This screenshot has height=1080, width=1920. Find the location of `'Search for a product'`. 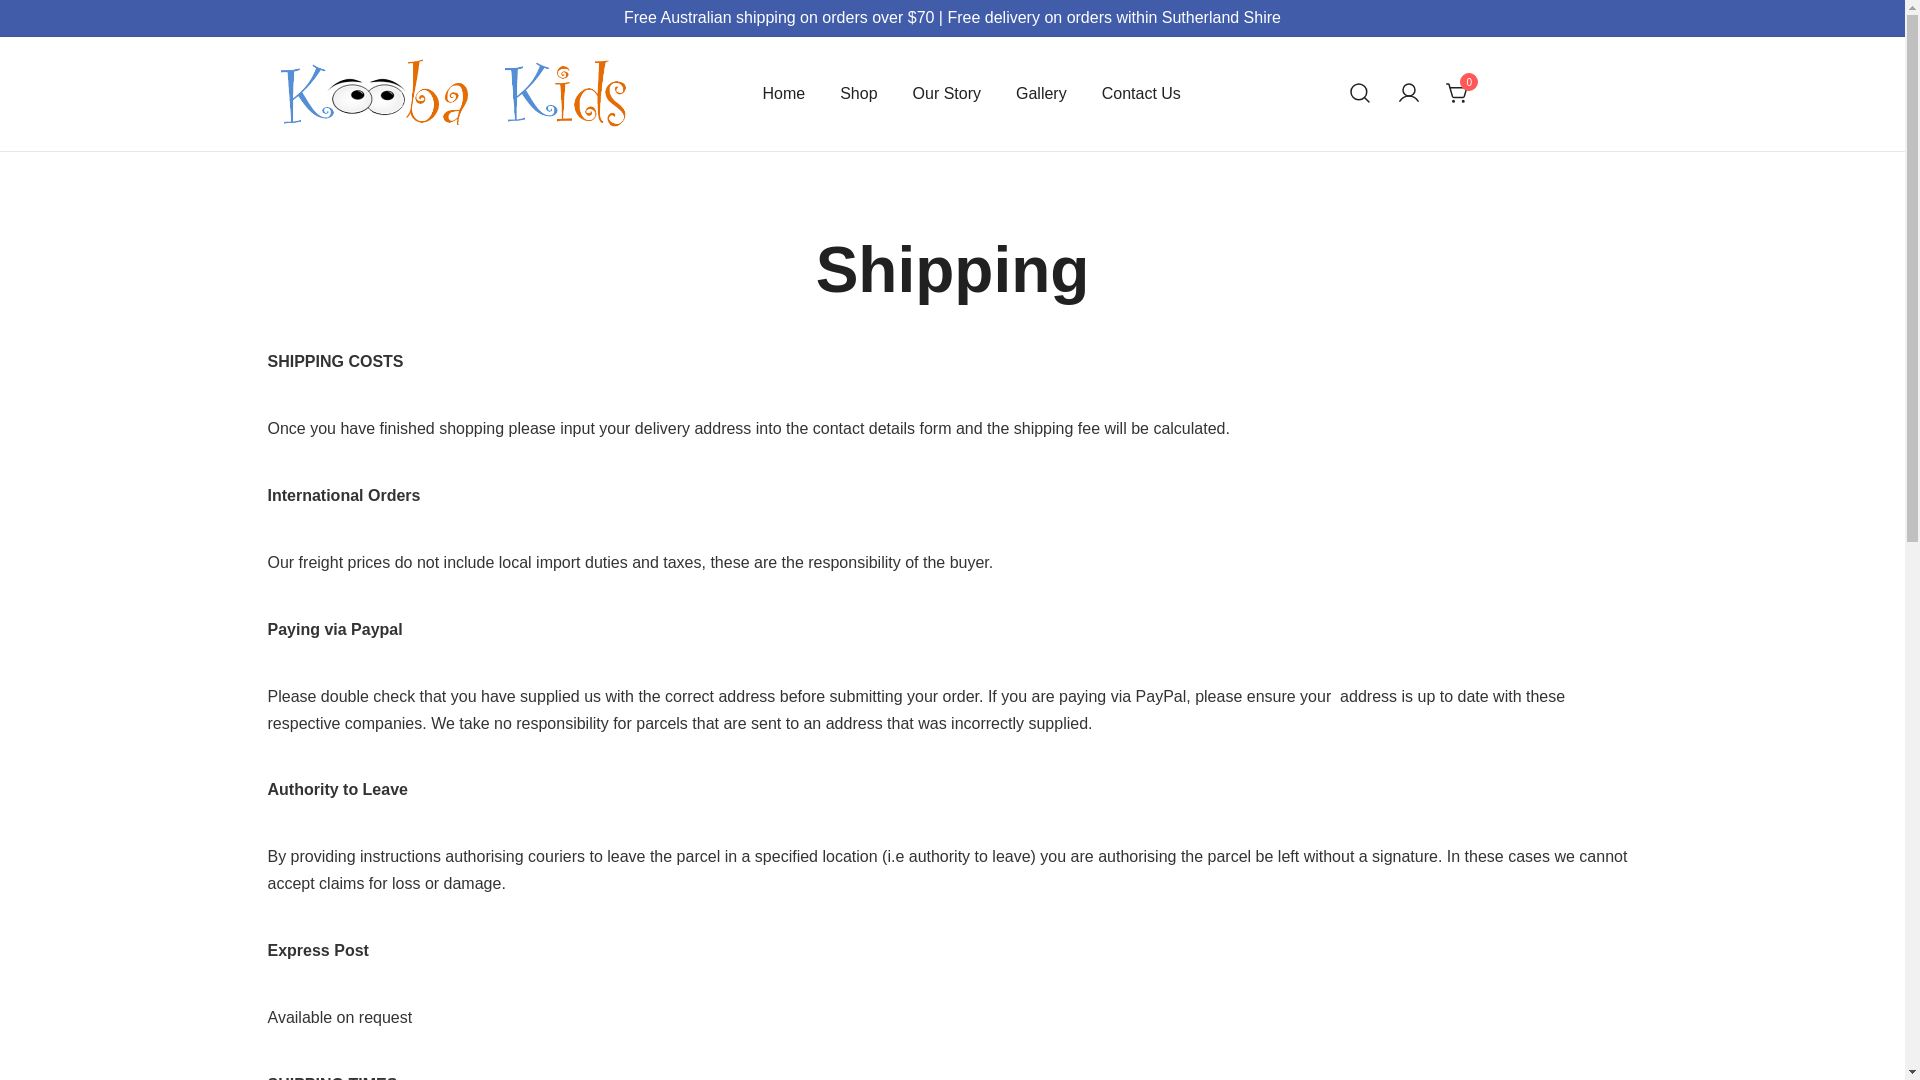

'Search for a product' is located at coordinates (1359, 94).